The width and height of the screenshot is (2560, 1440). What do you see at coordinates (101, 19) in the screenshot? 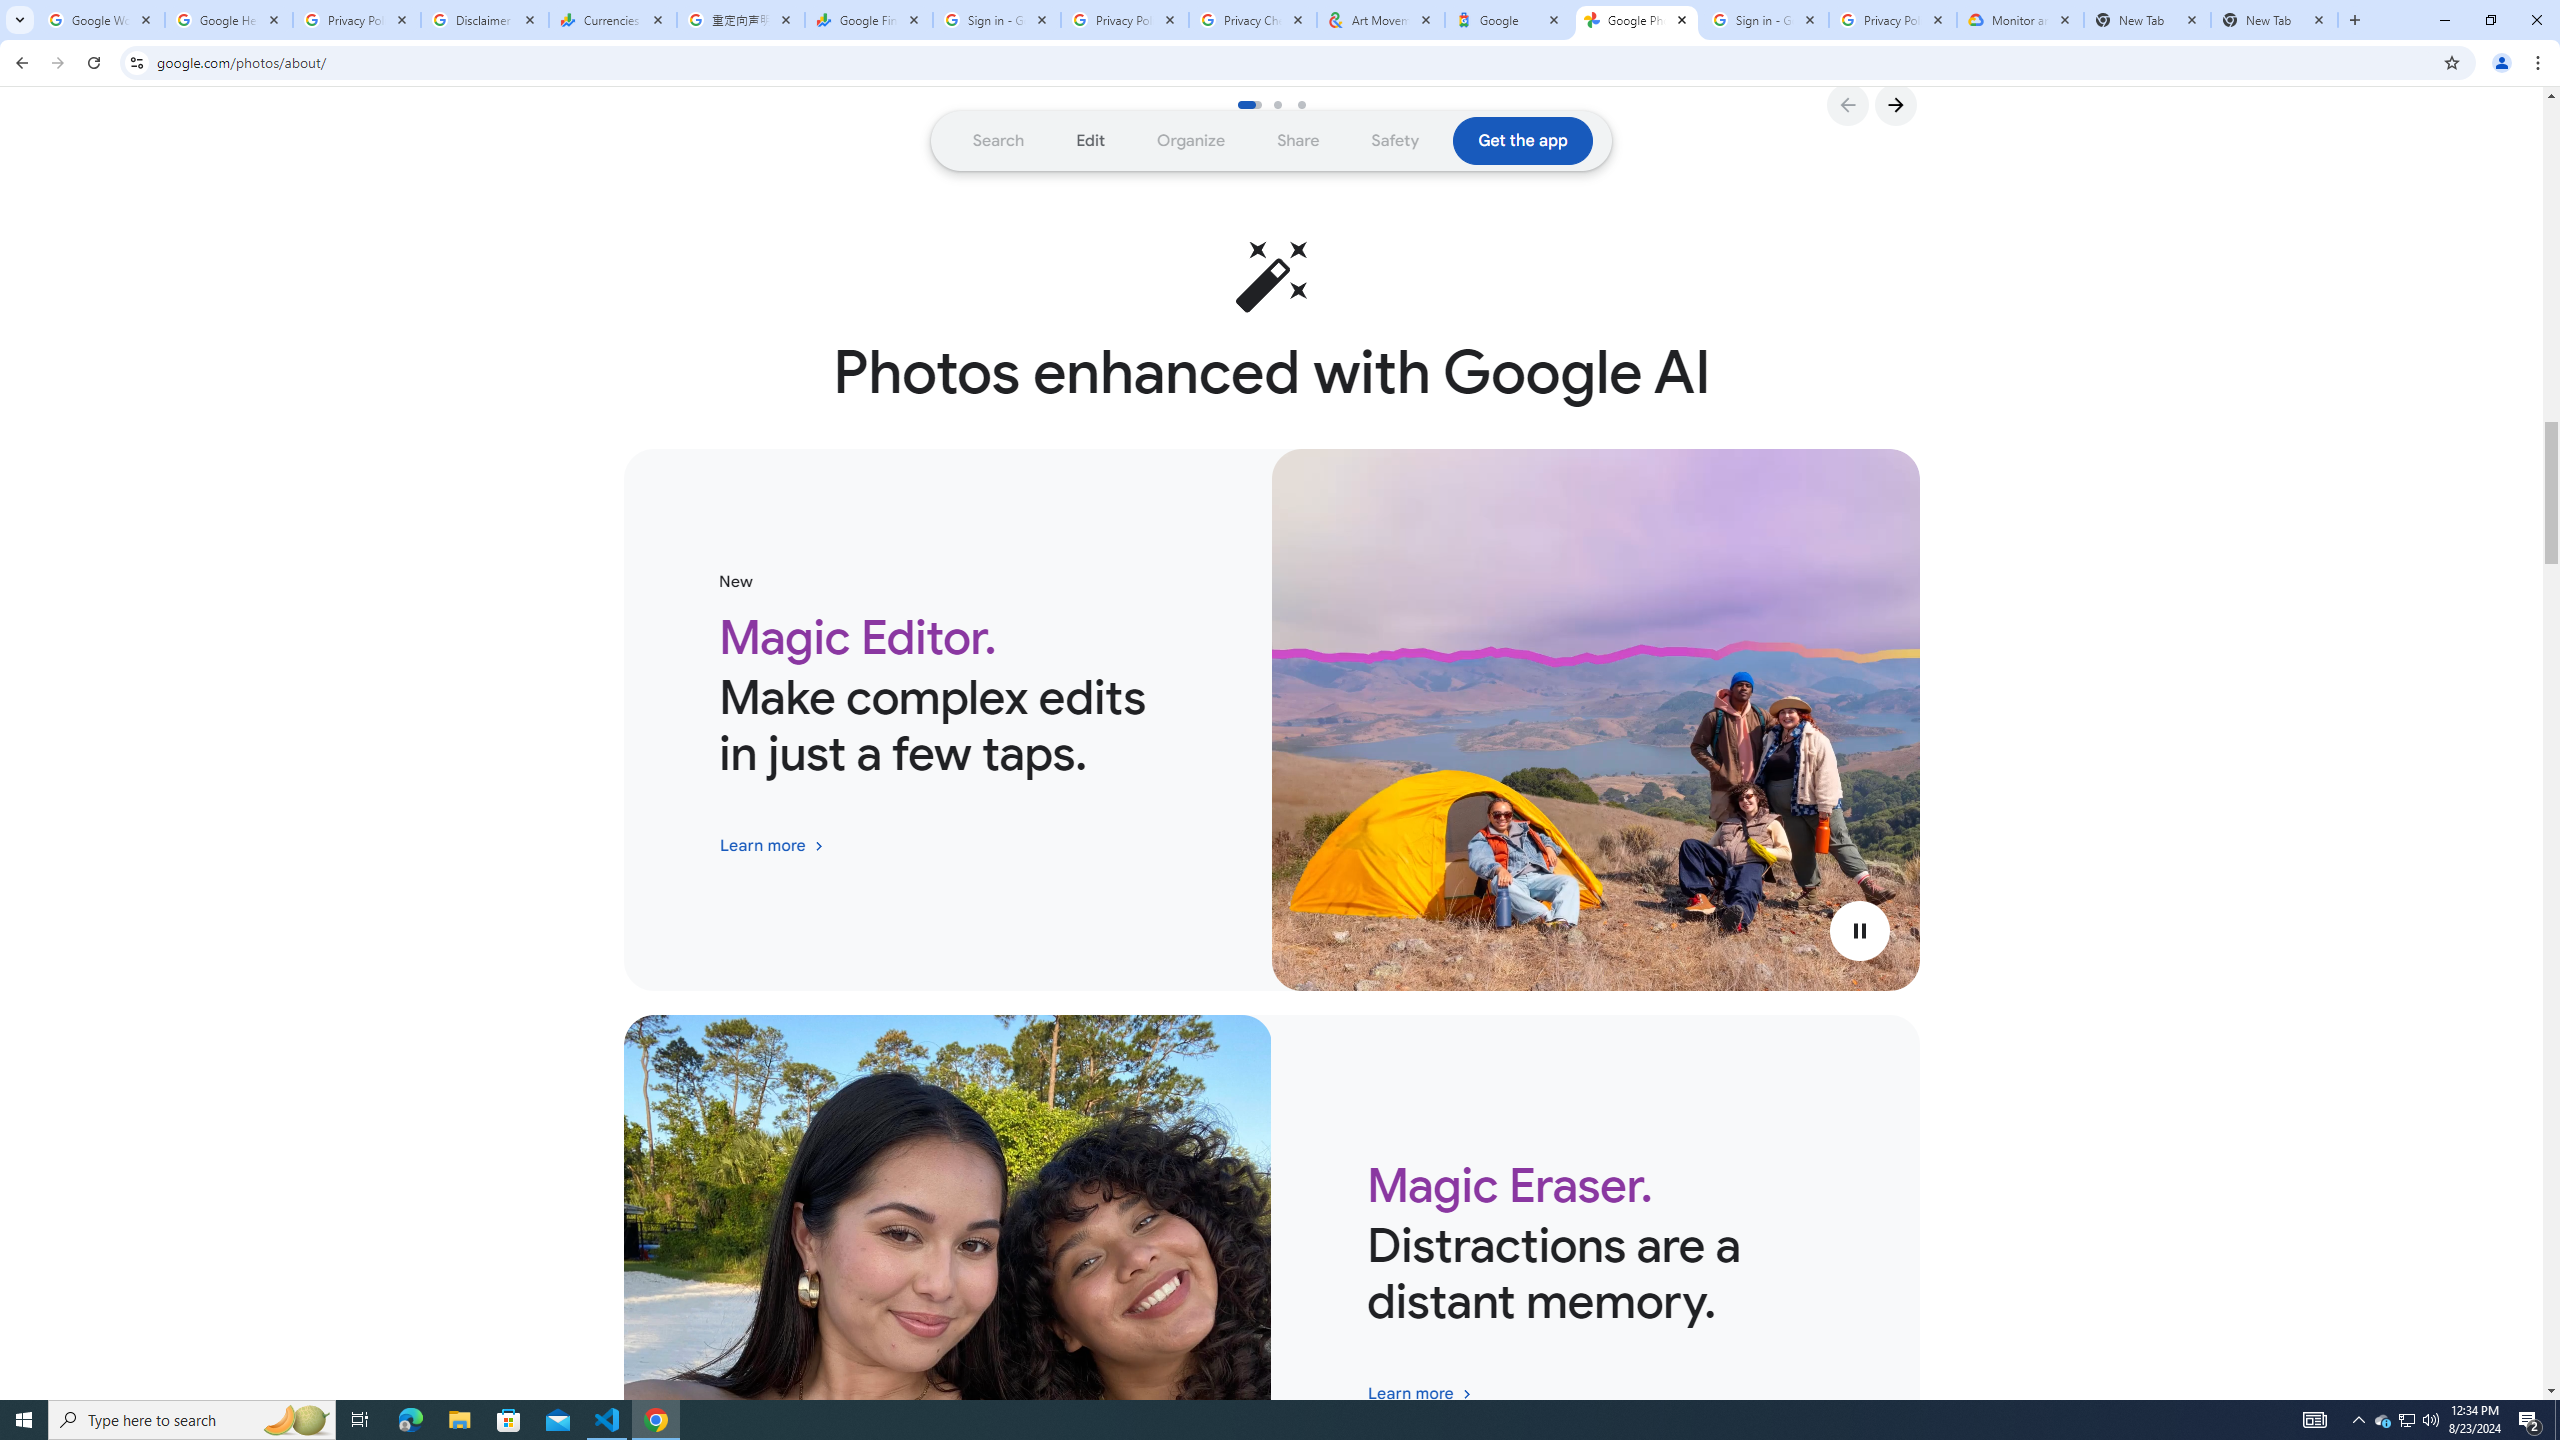
I see `'Google Workspace Admin Community'` at bounding box center [101, 19].